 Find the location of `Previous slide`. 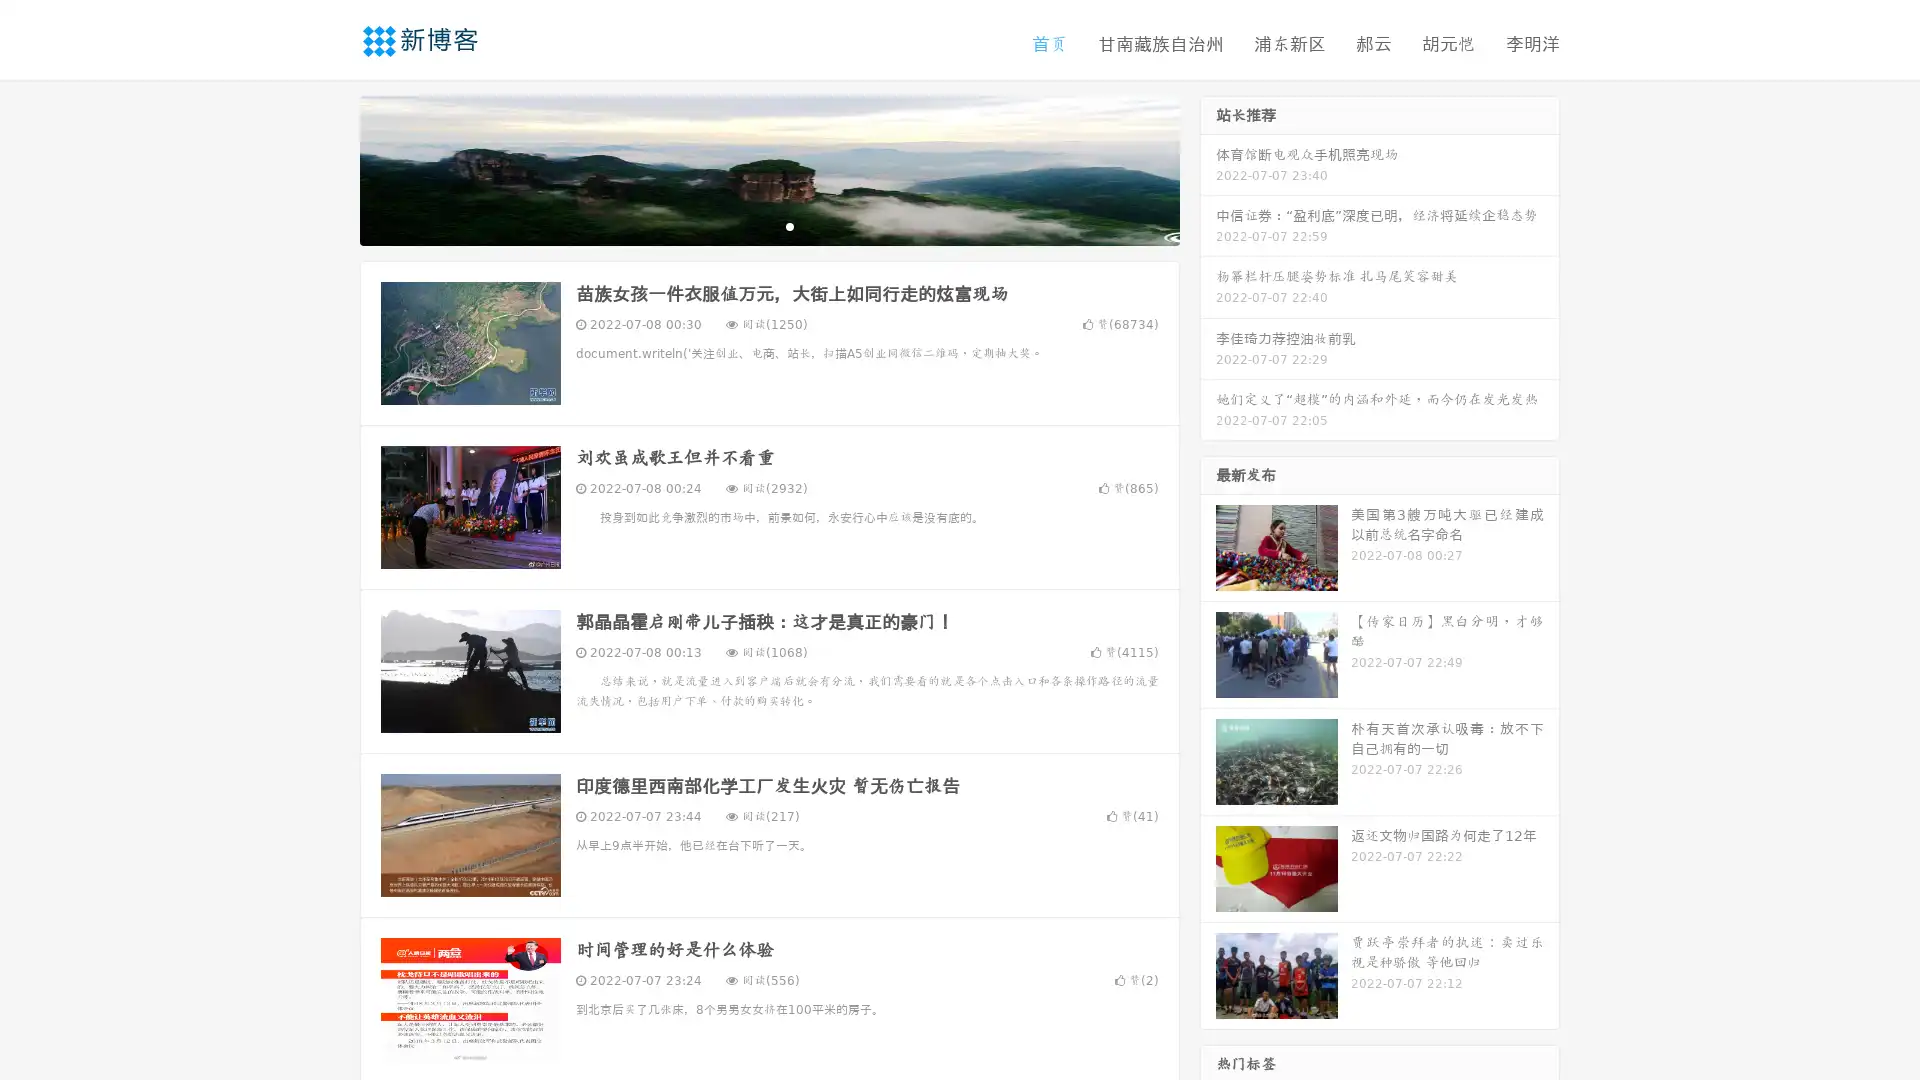

Previous slide is located at coordinates (330, 168).